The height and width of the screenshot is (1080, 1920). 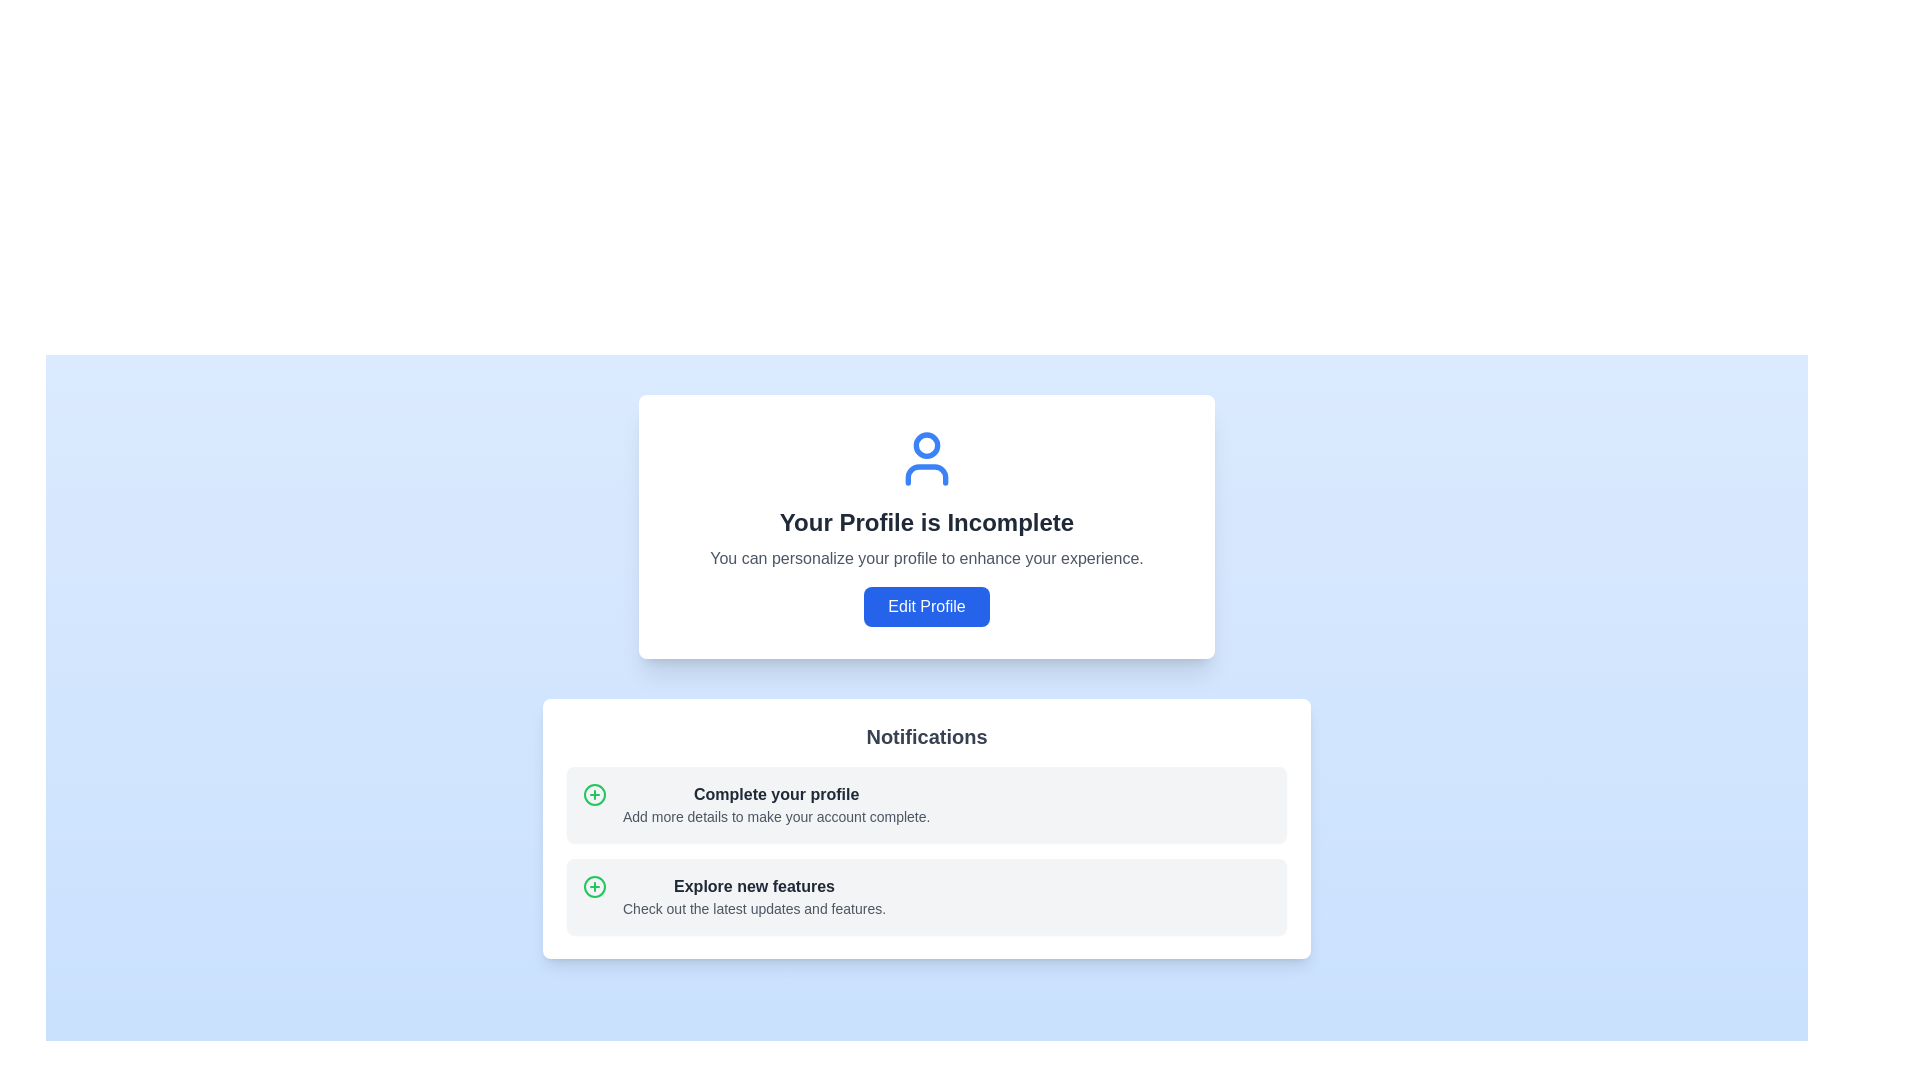 What do you see at coordinates (775, 793) in the screenshot?
I see `the bold title text label that guides users to complete their profile information, located in the 'Notifications' section` at bounding box center [775, 793].